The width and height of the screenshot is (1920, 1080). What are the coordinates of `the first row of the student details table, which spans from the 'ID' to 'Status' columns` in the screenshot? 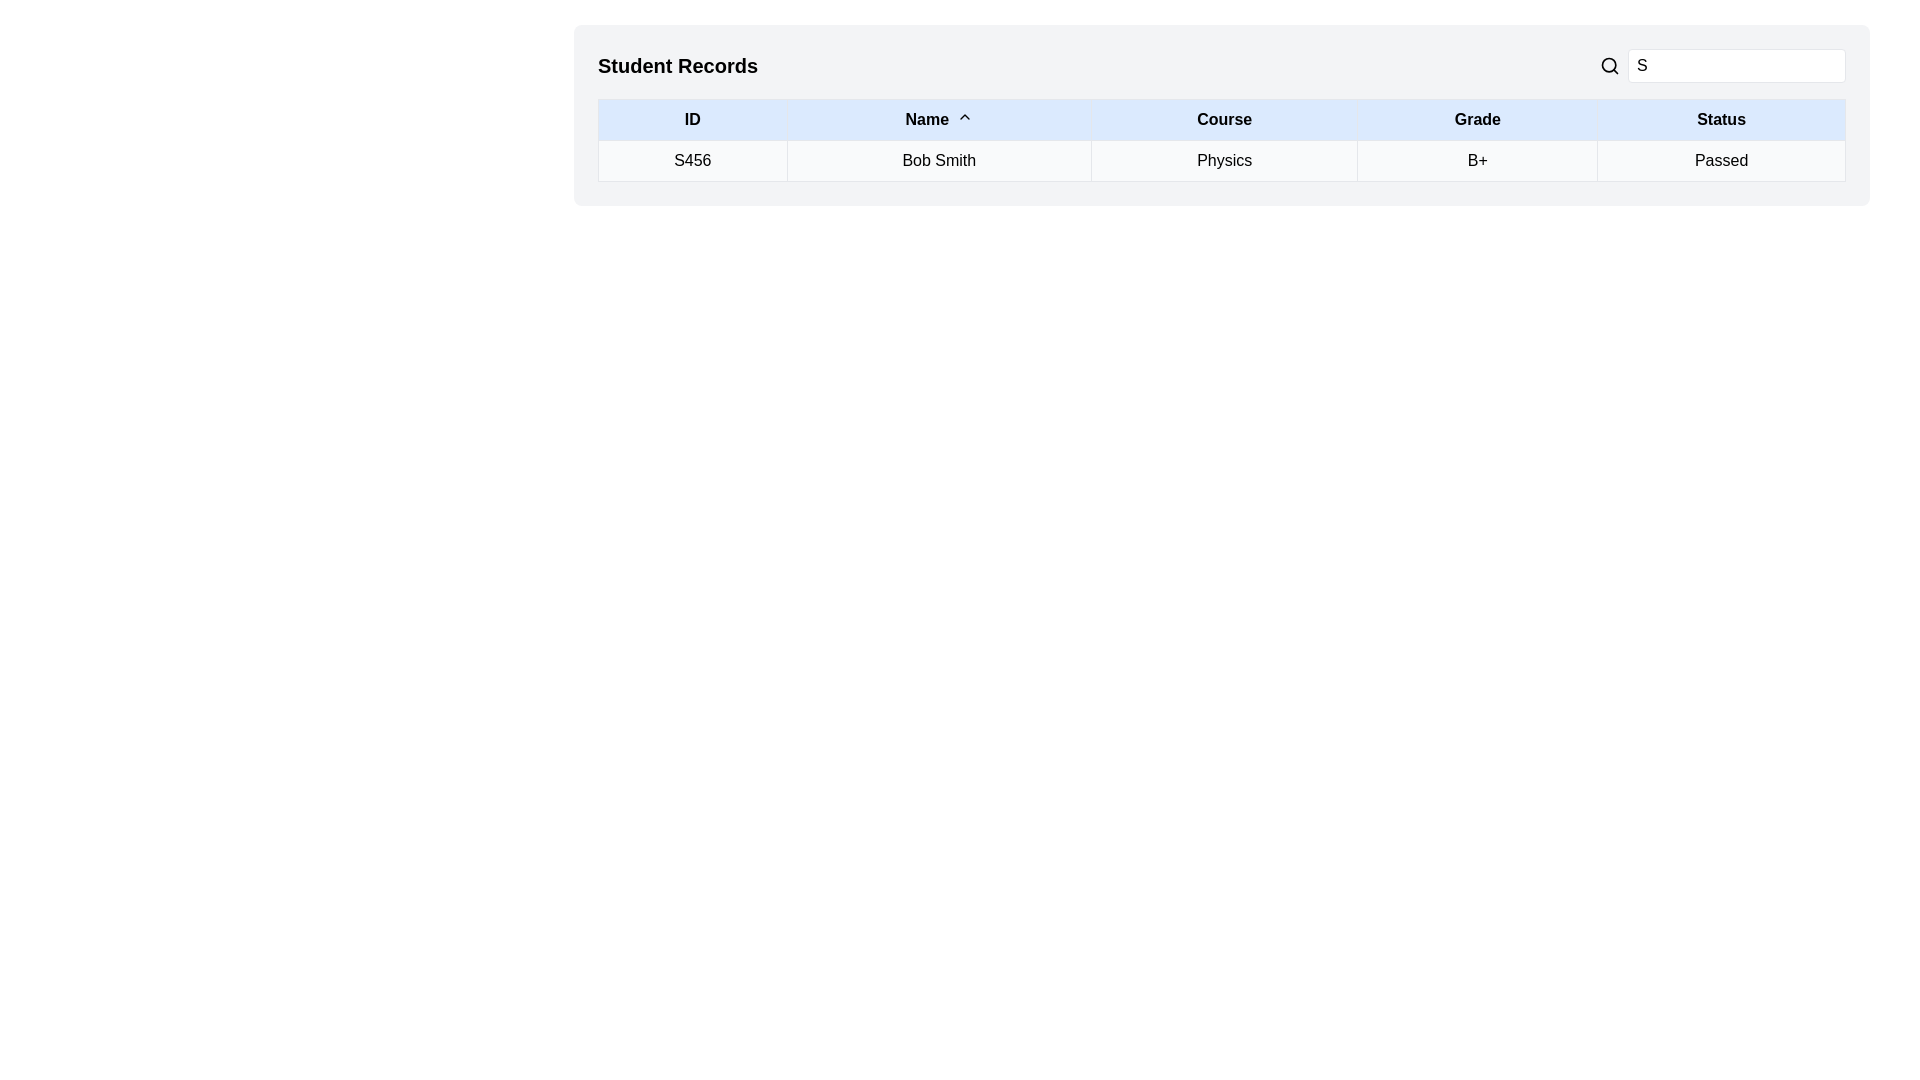 It's located at (1221, 160).